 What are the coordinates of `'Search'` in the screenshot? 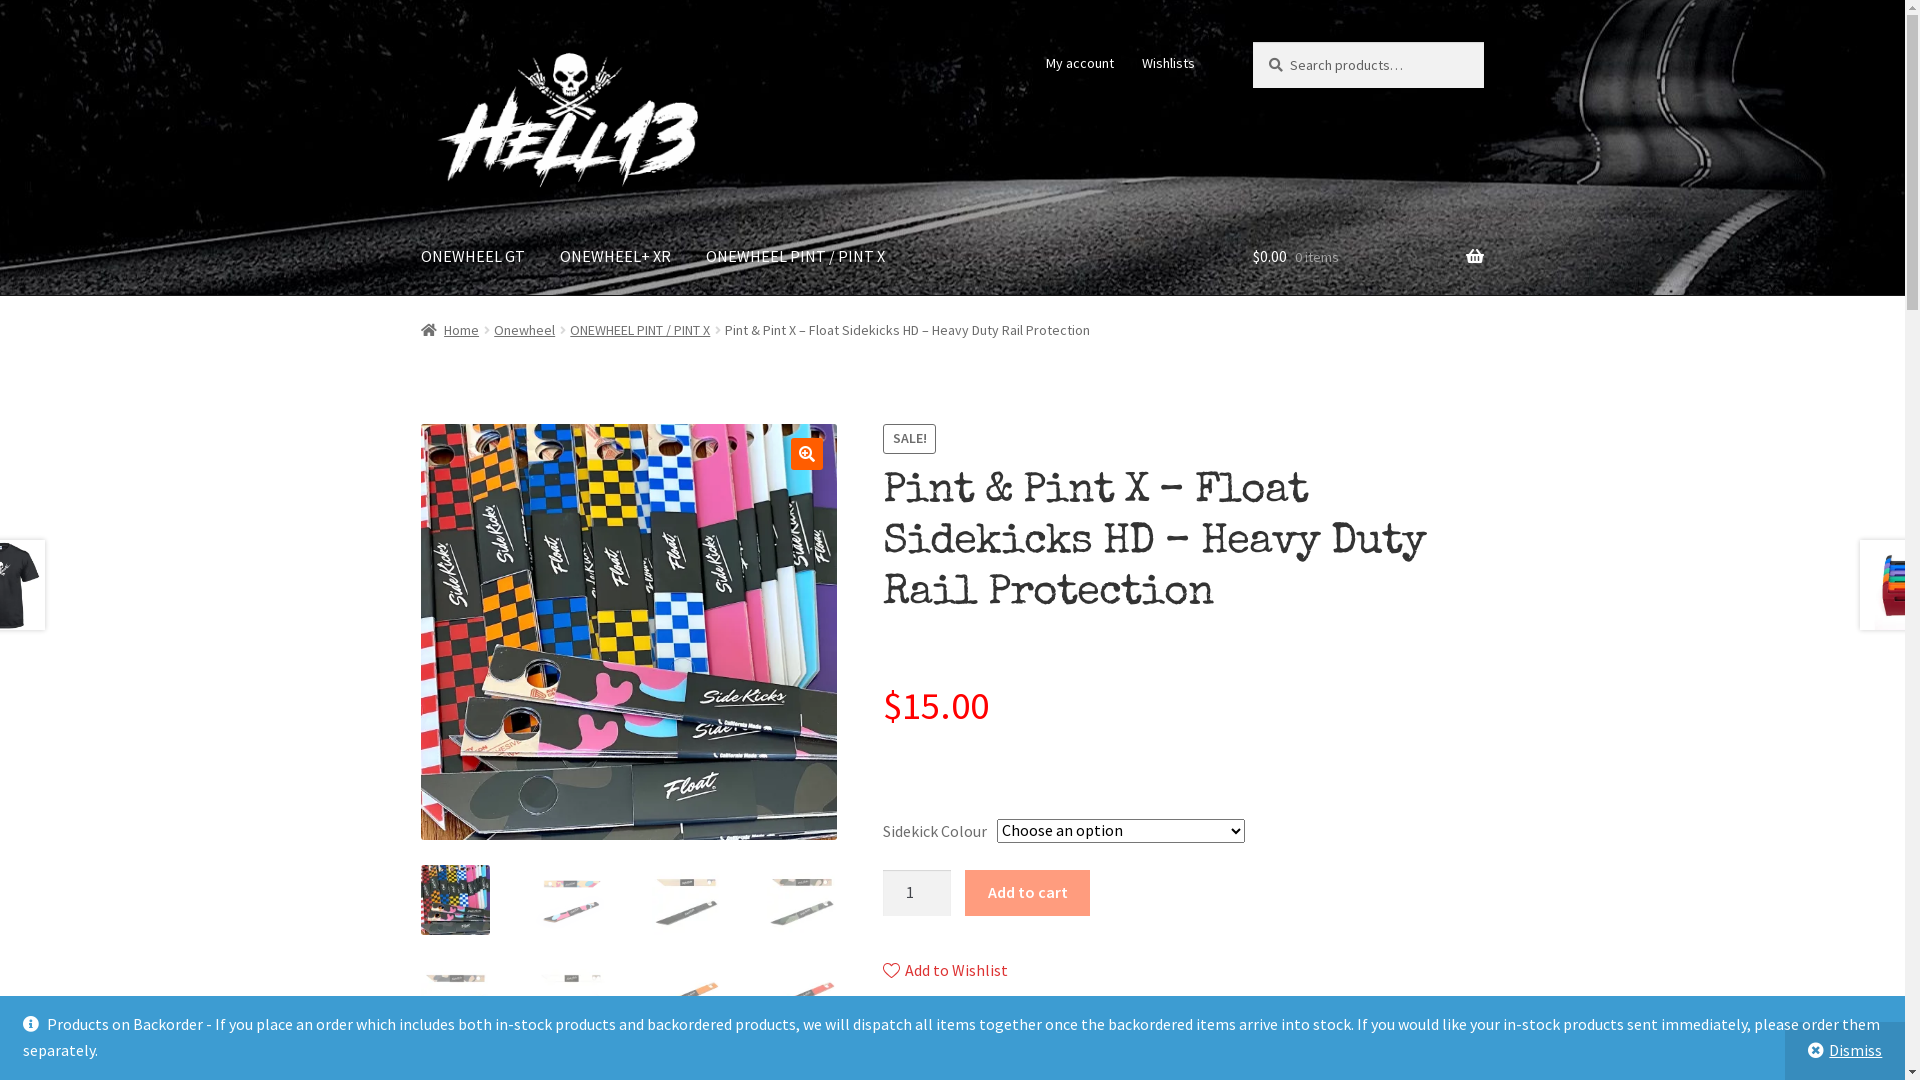 It's located at (1251, 41).